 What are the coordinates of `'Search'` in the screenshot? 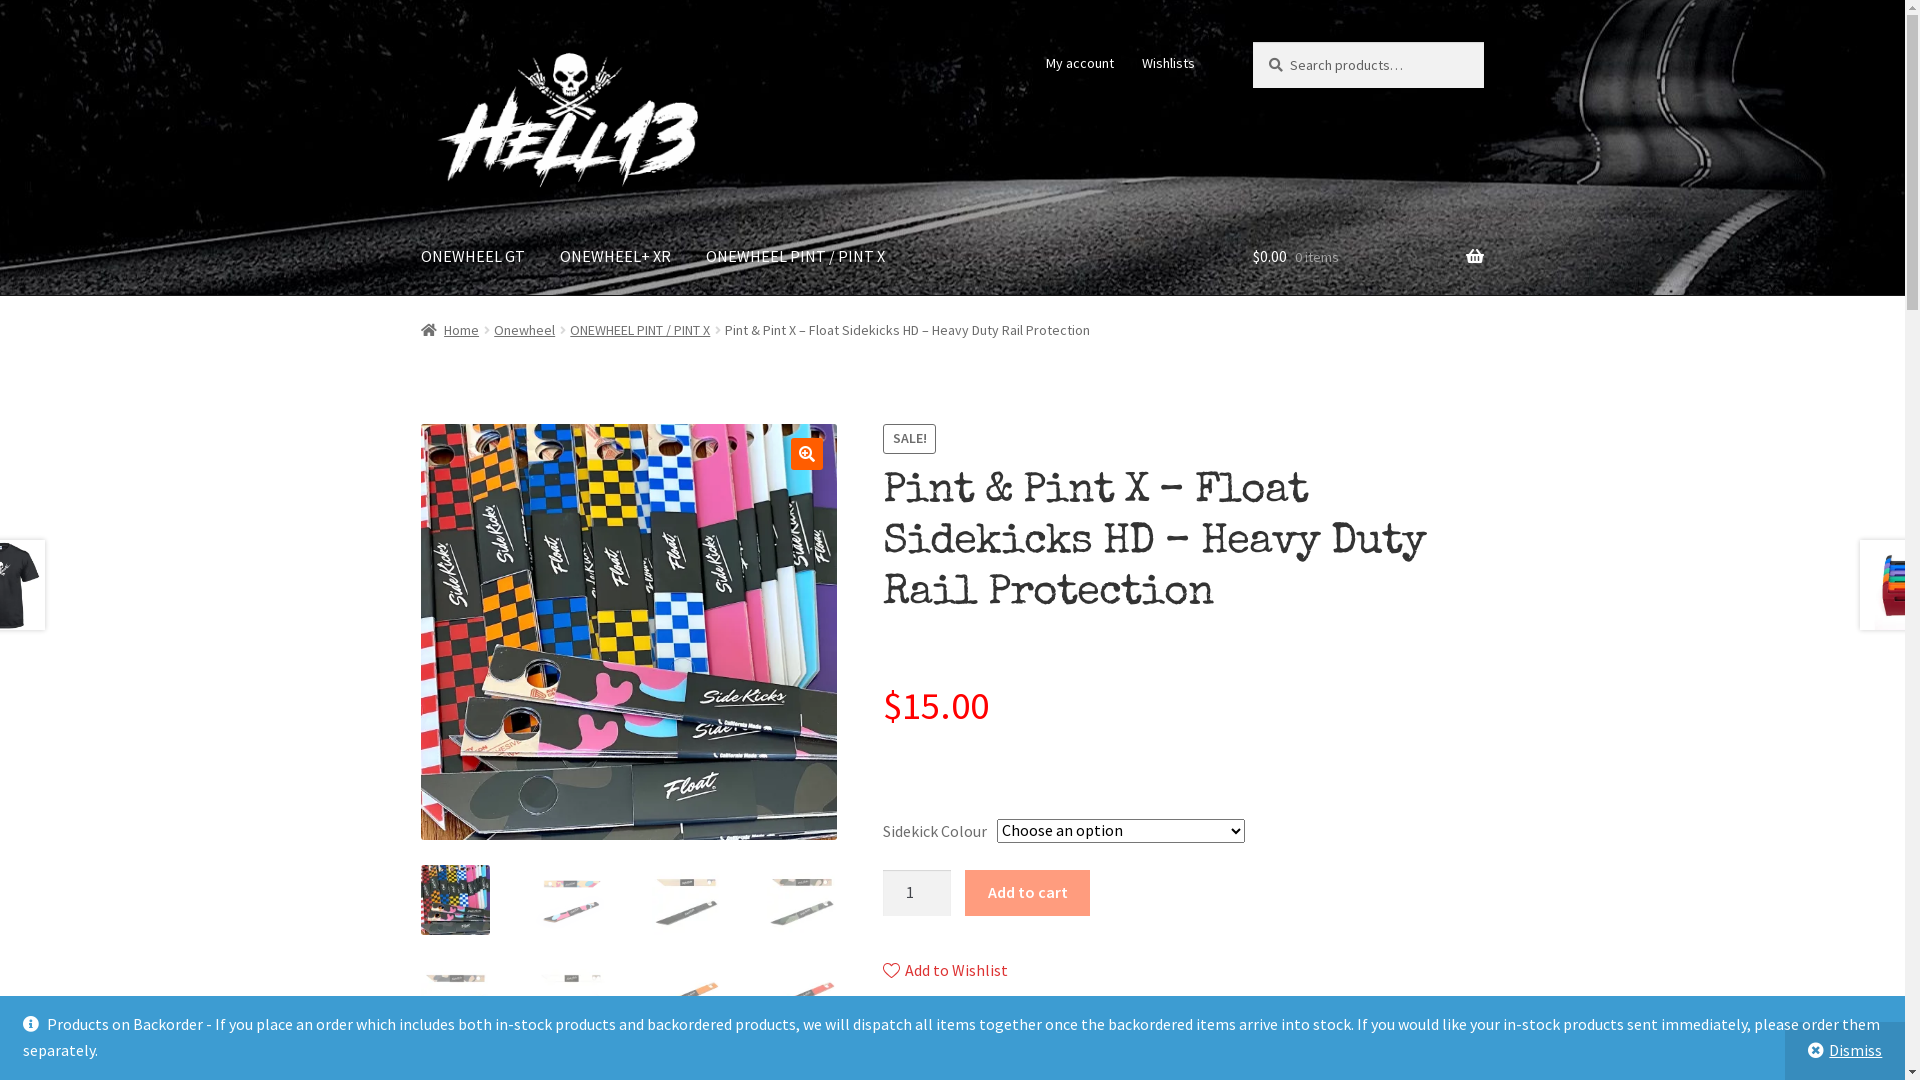 It's located at (1251, 41).